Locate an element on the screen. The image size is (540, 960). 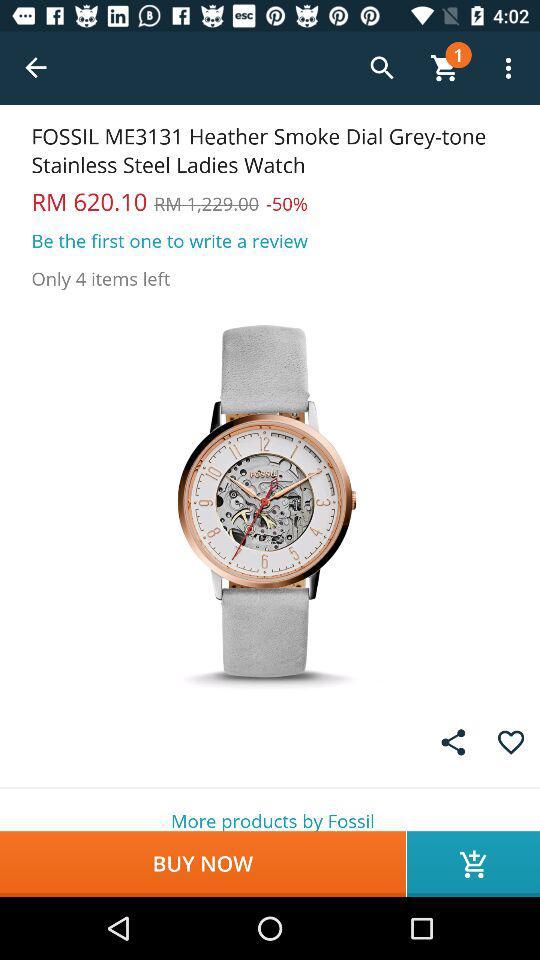
show the full image is located at coordinates (270, 500).